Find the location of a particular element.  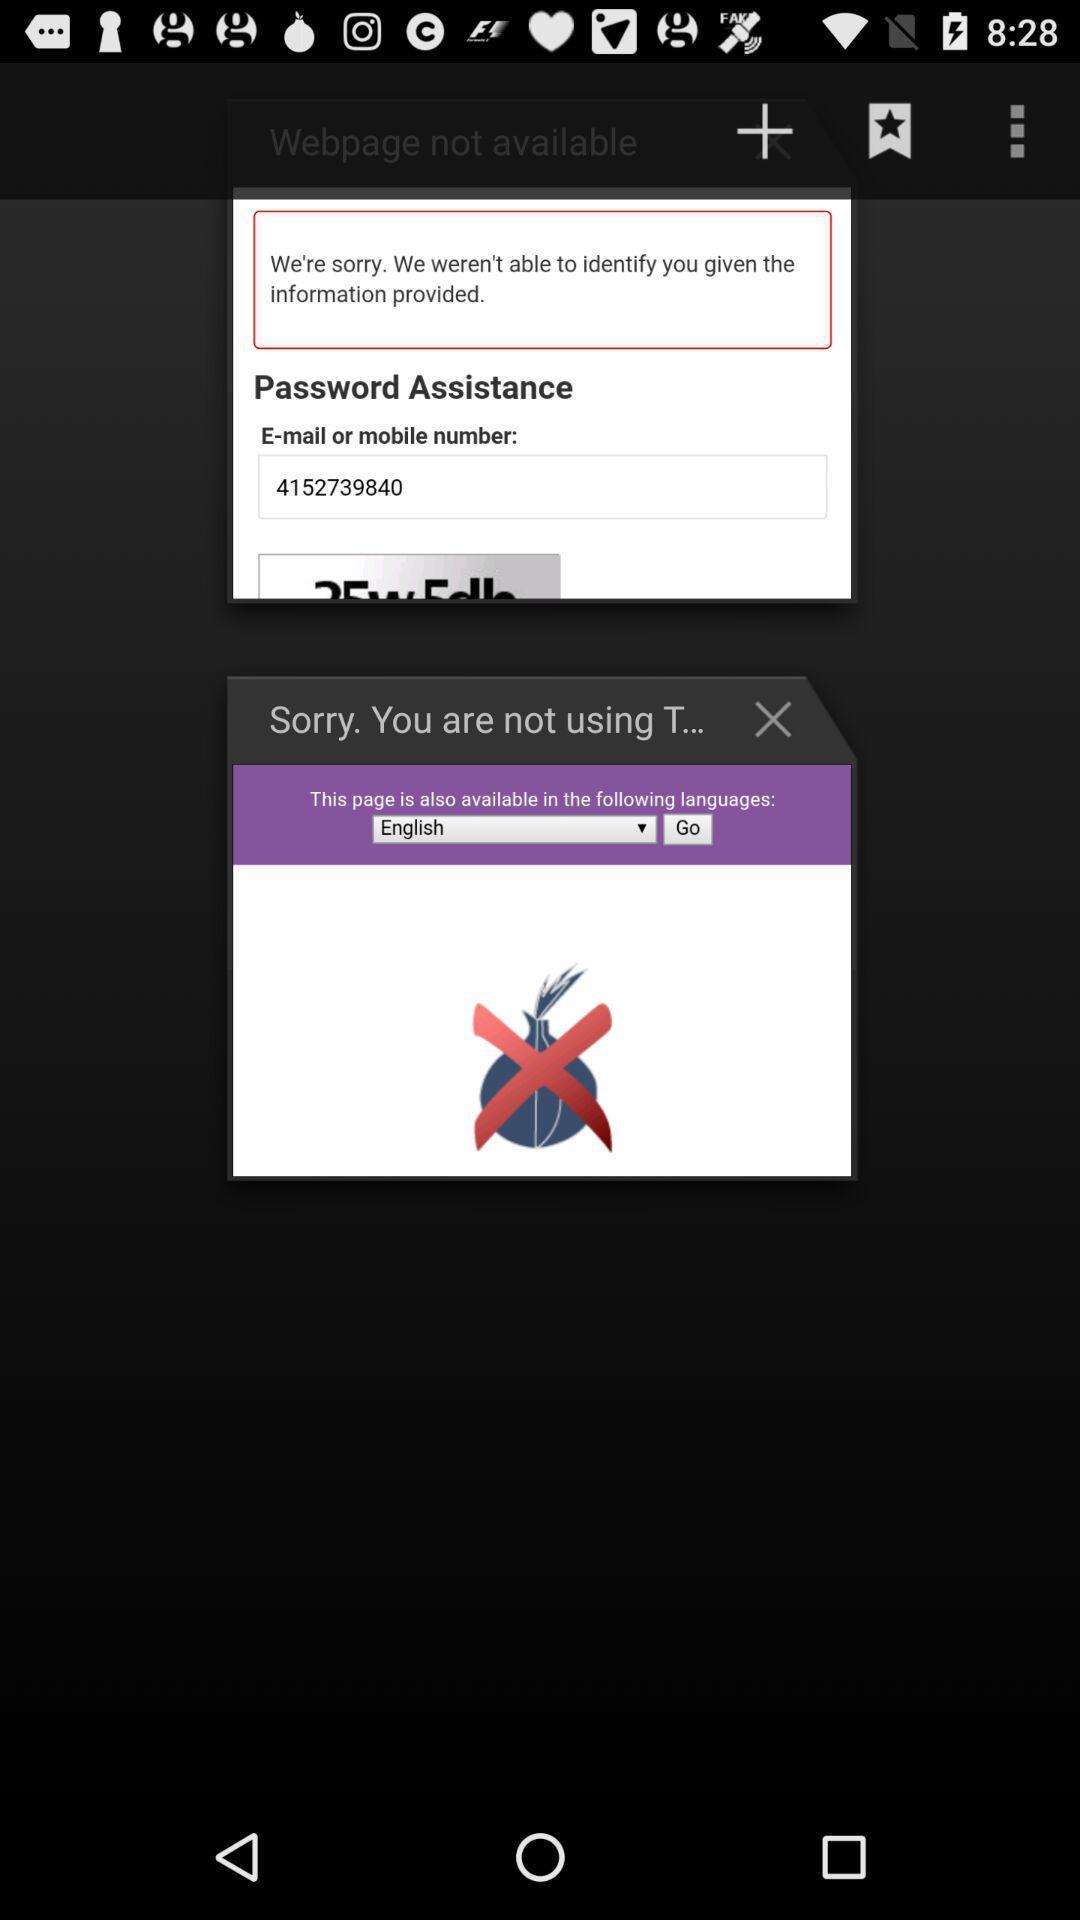

the more icon is located at coordinates (1017, 139).